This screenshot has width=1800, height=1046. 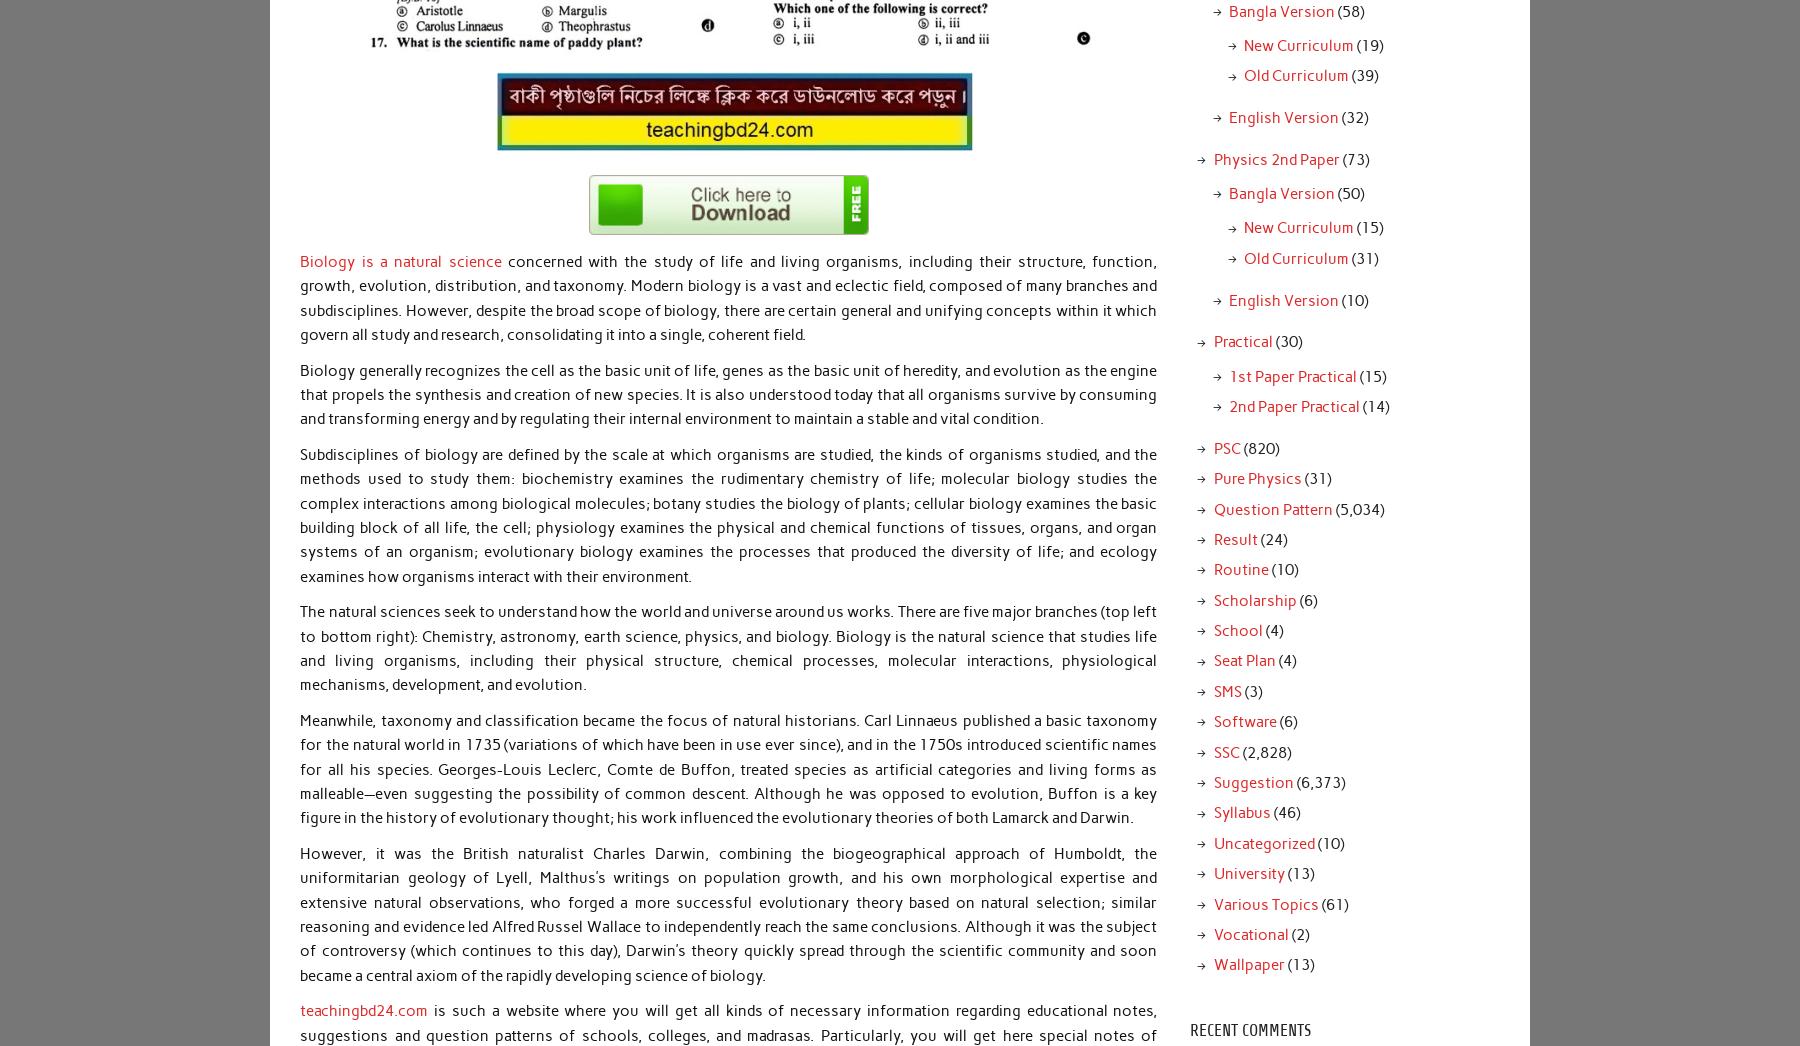 I want to click on 'teachingbd24.com', so click(x=299, y=1010).